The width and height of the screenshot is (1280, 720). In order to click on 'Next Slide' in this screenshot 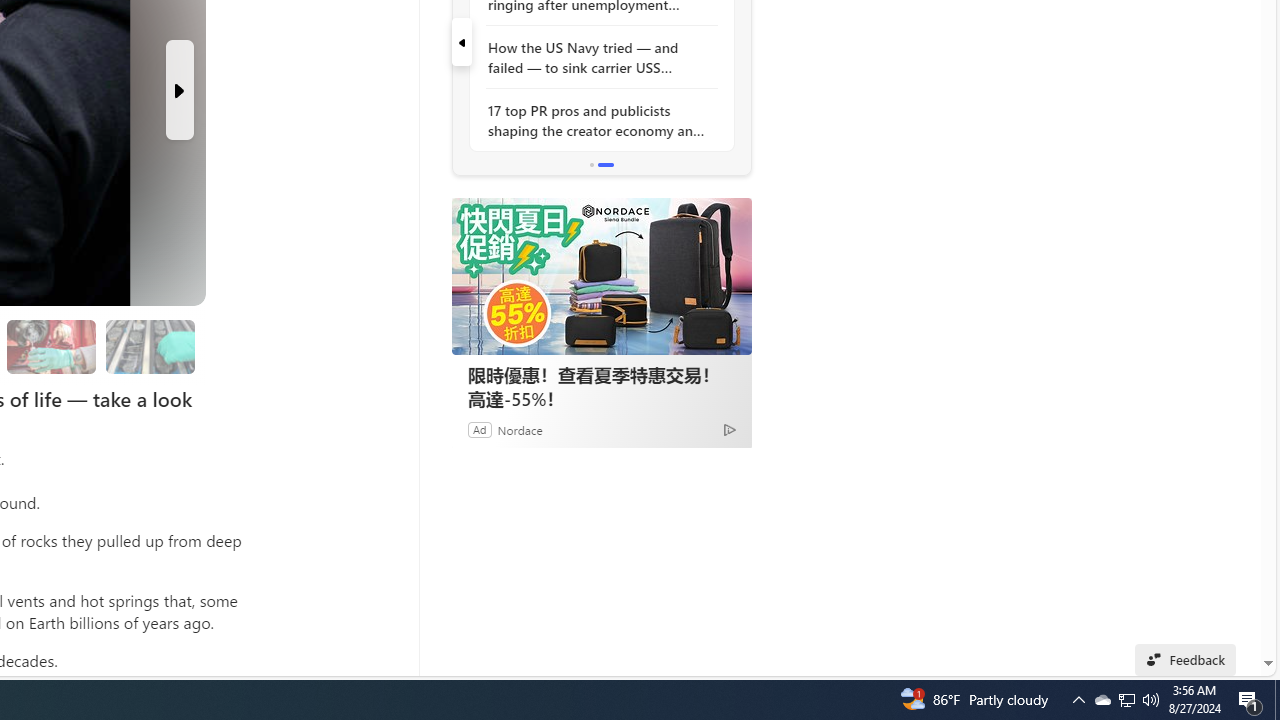, I will do `click(179, 90)`.